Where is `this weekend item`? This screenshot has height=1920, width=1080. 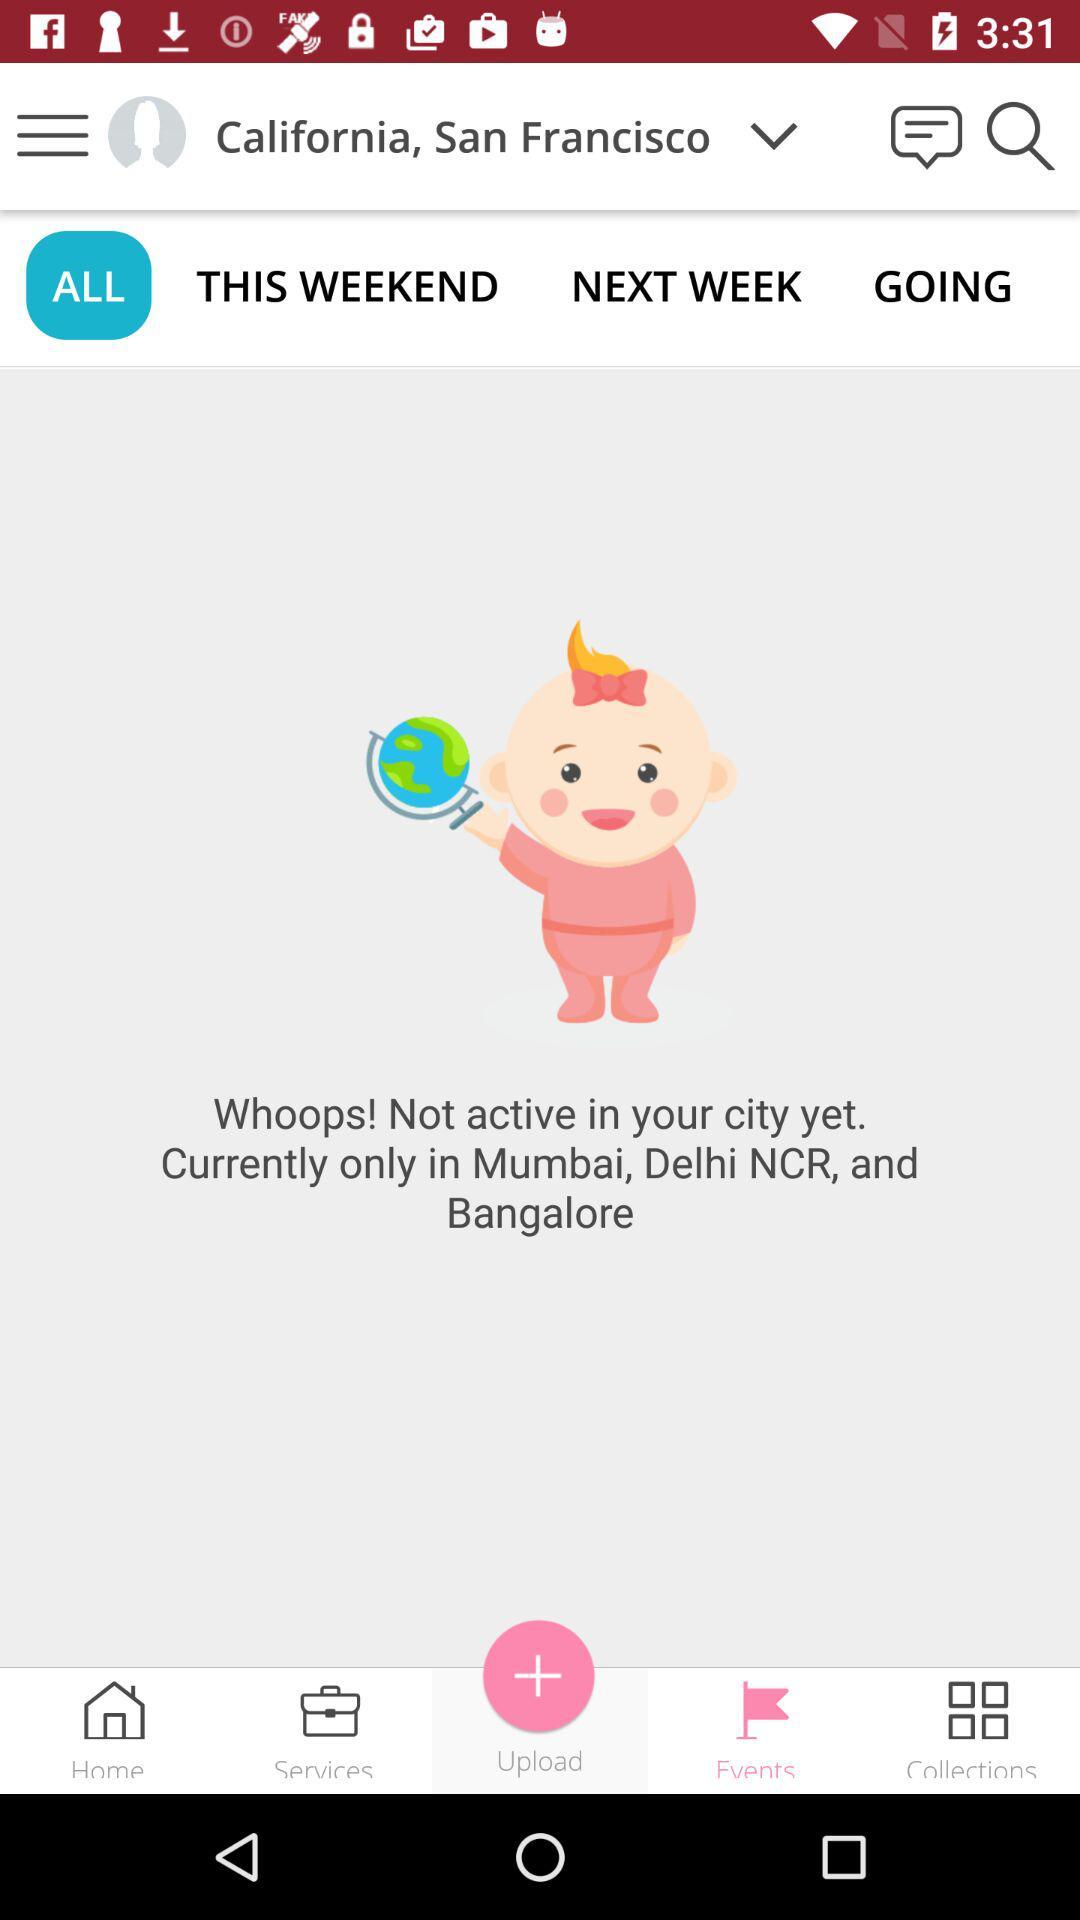 this weekend item is located at coordinates (346, 284).